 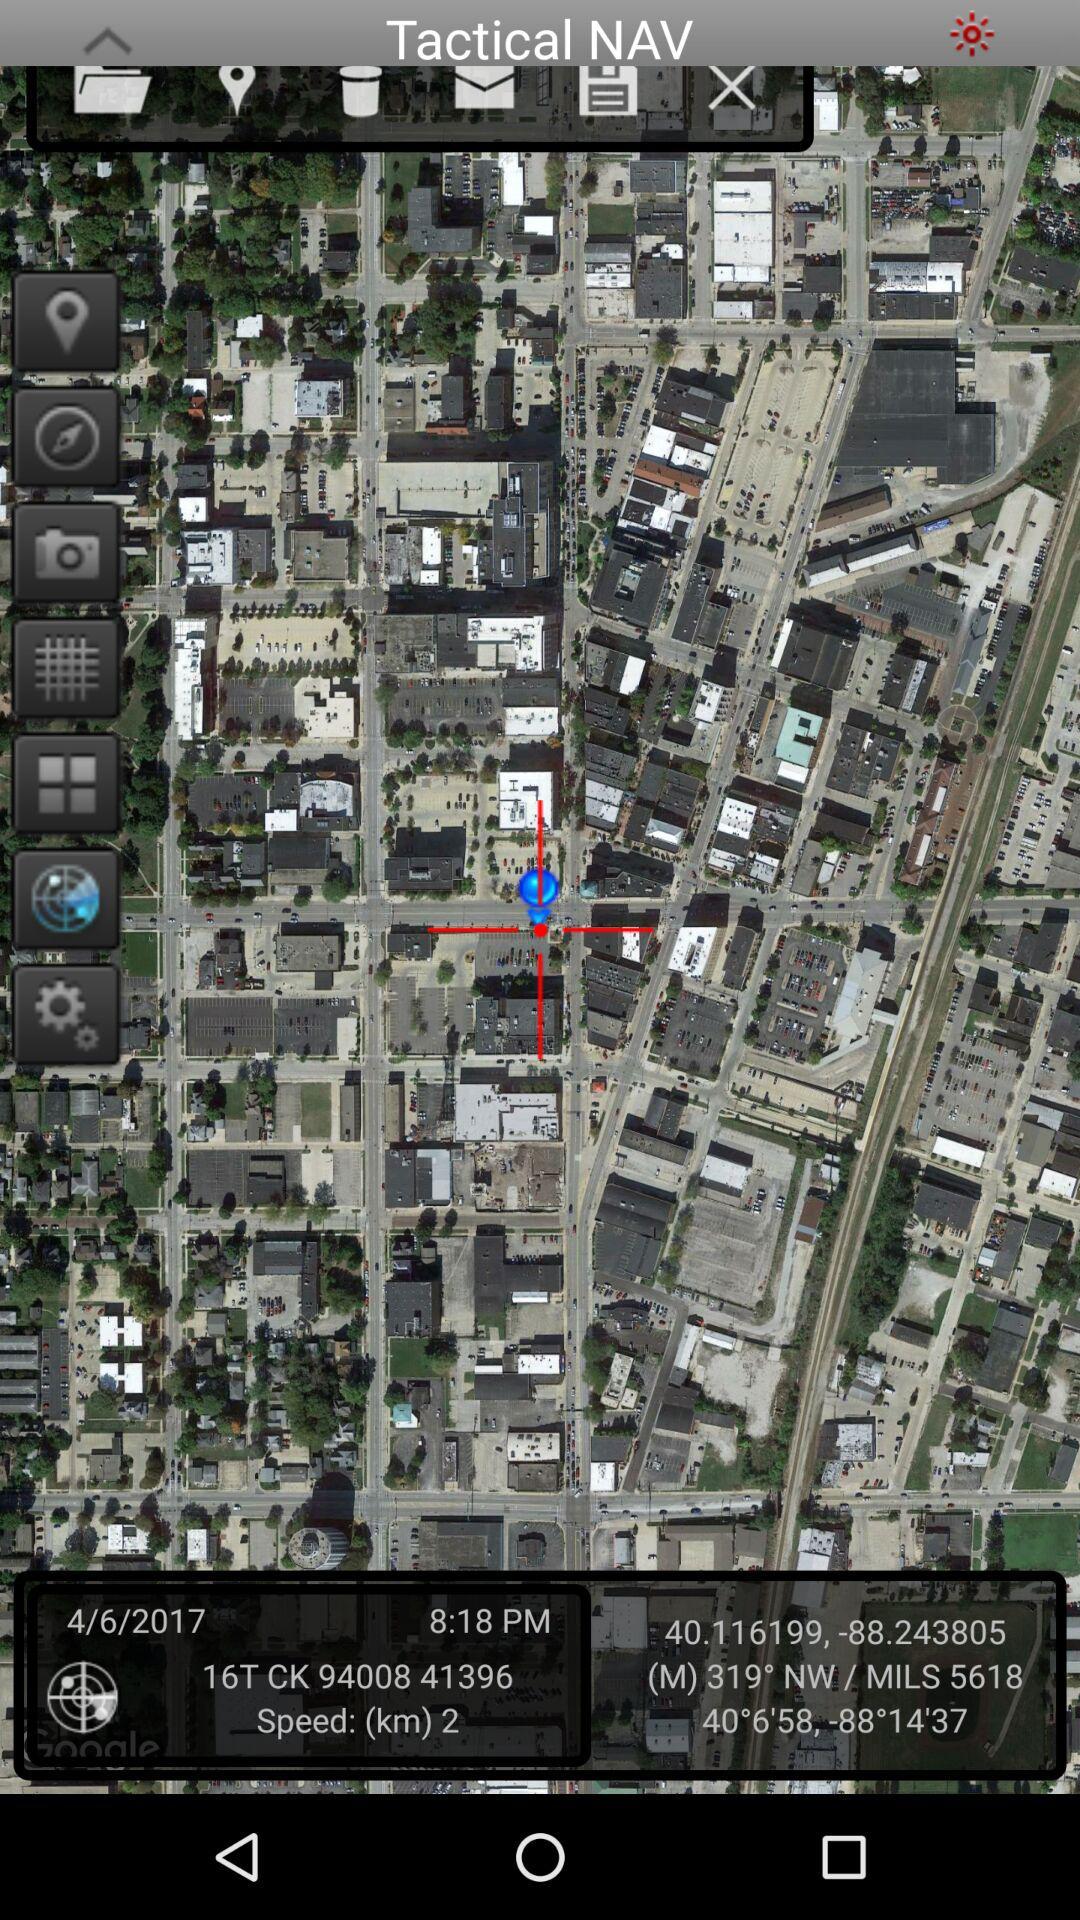 I want to click on the photo icon, so click(x=58, y=589).